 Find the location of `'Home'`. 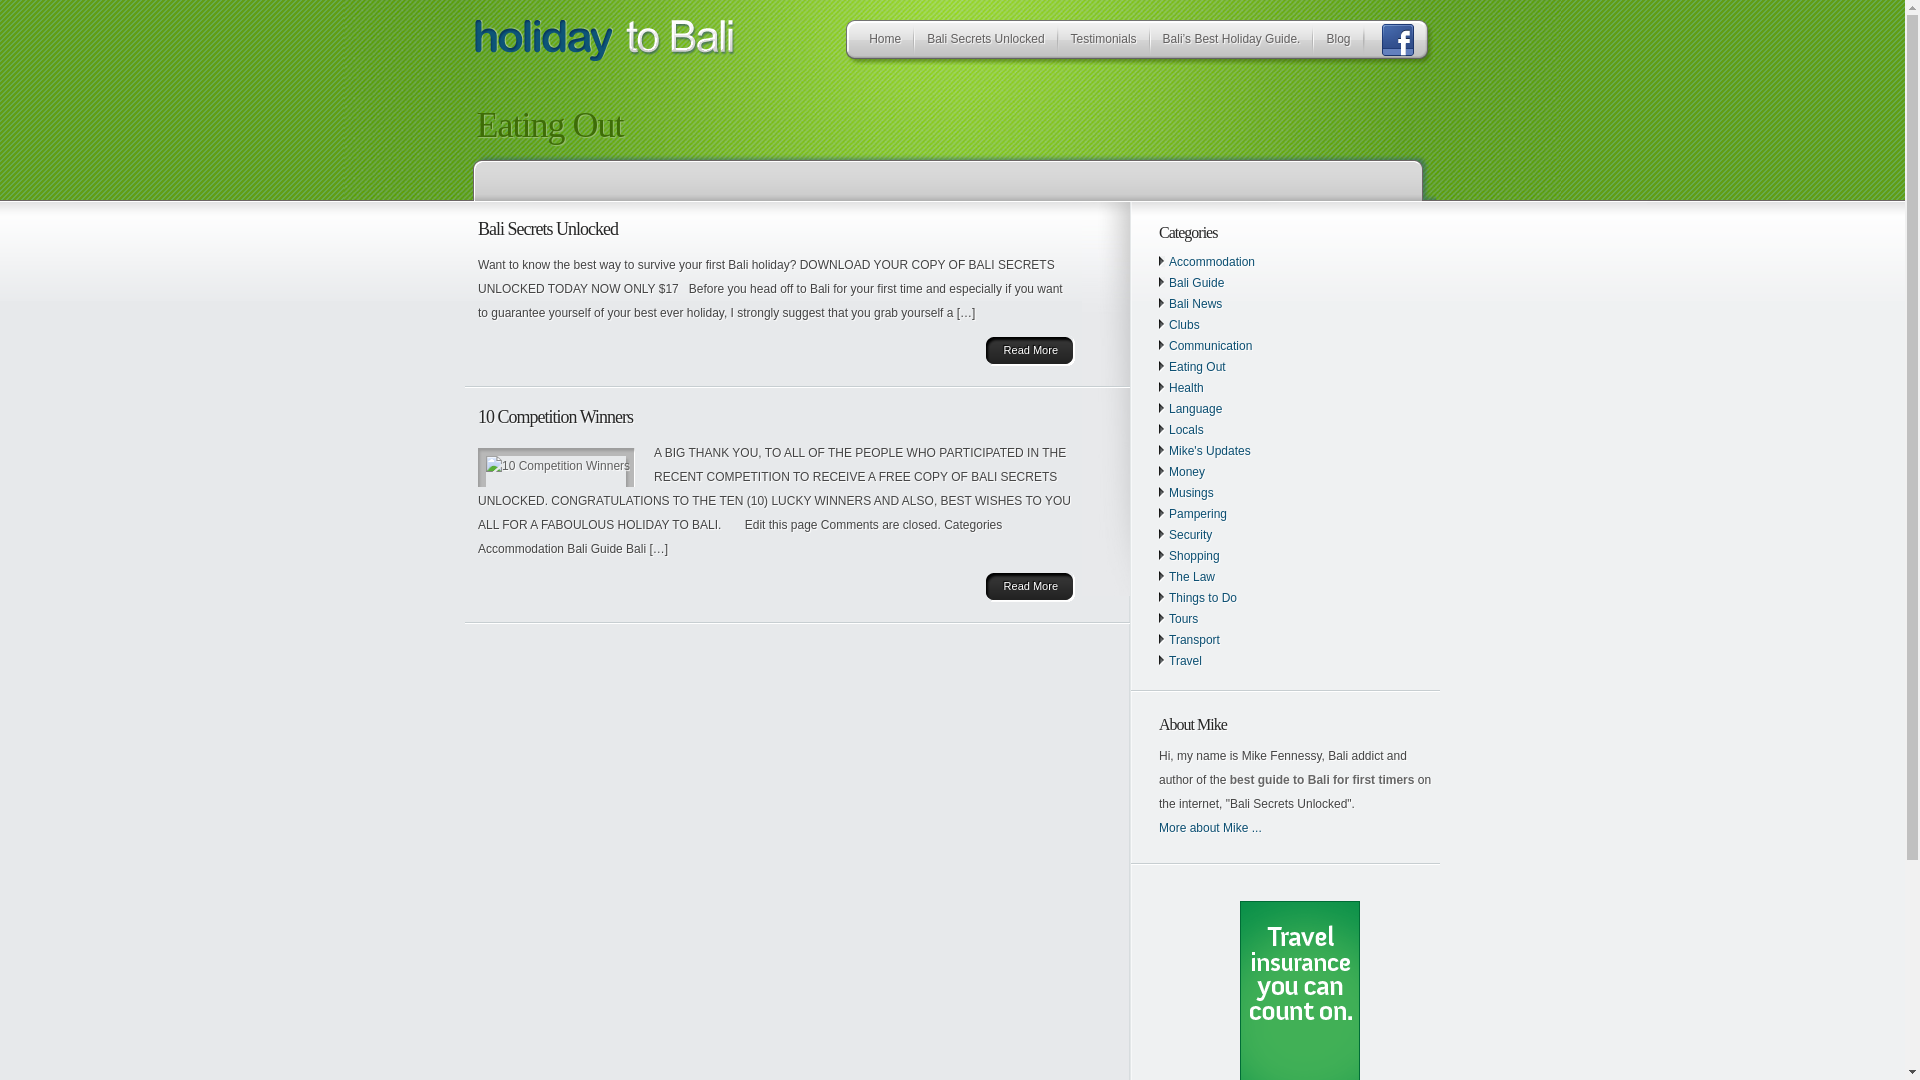

'Home' is located at coordinates (883, 42).